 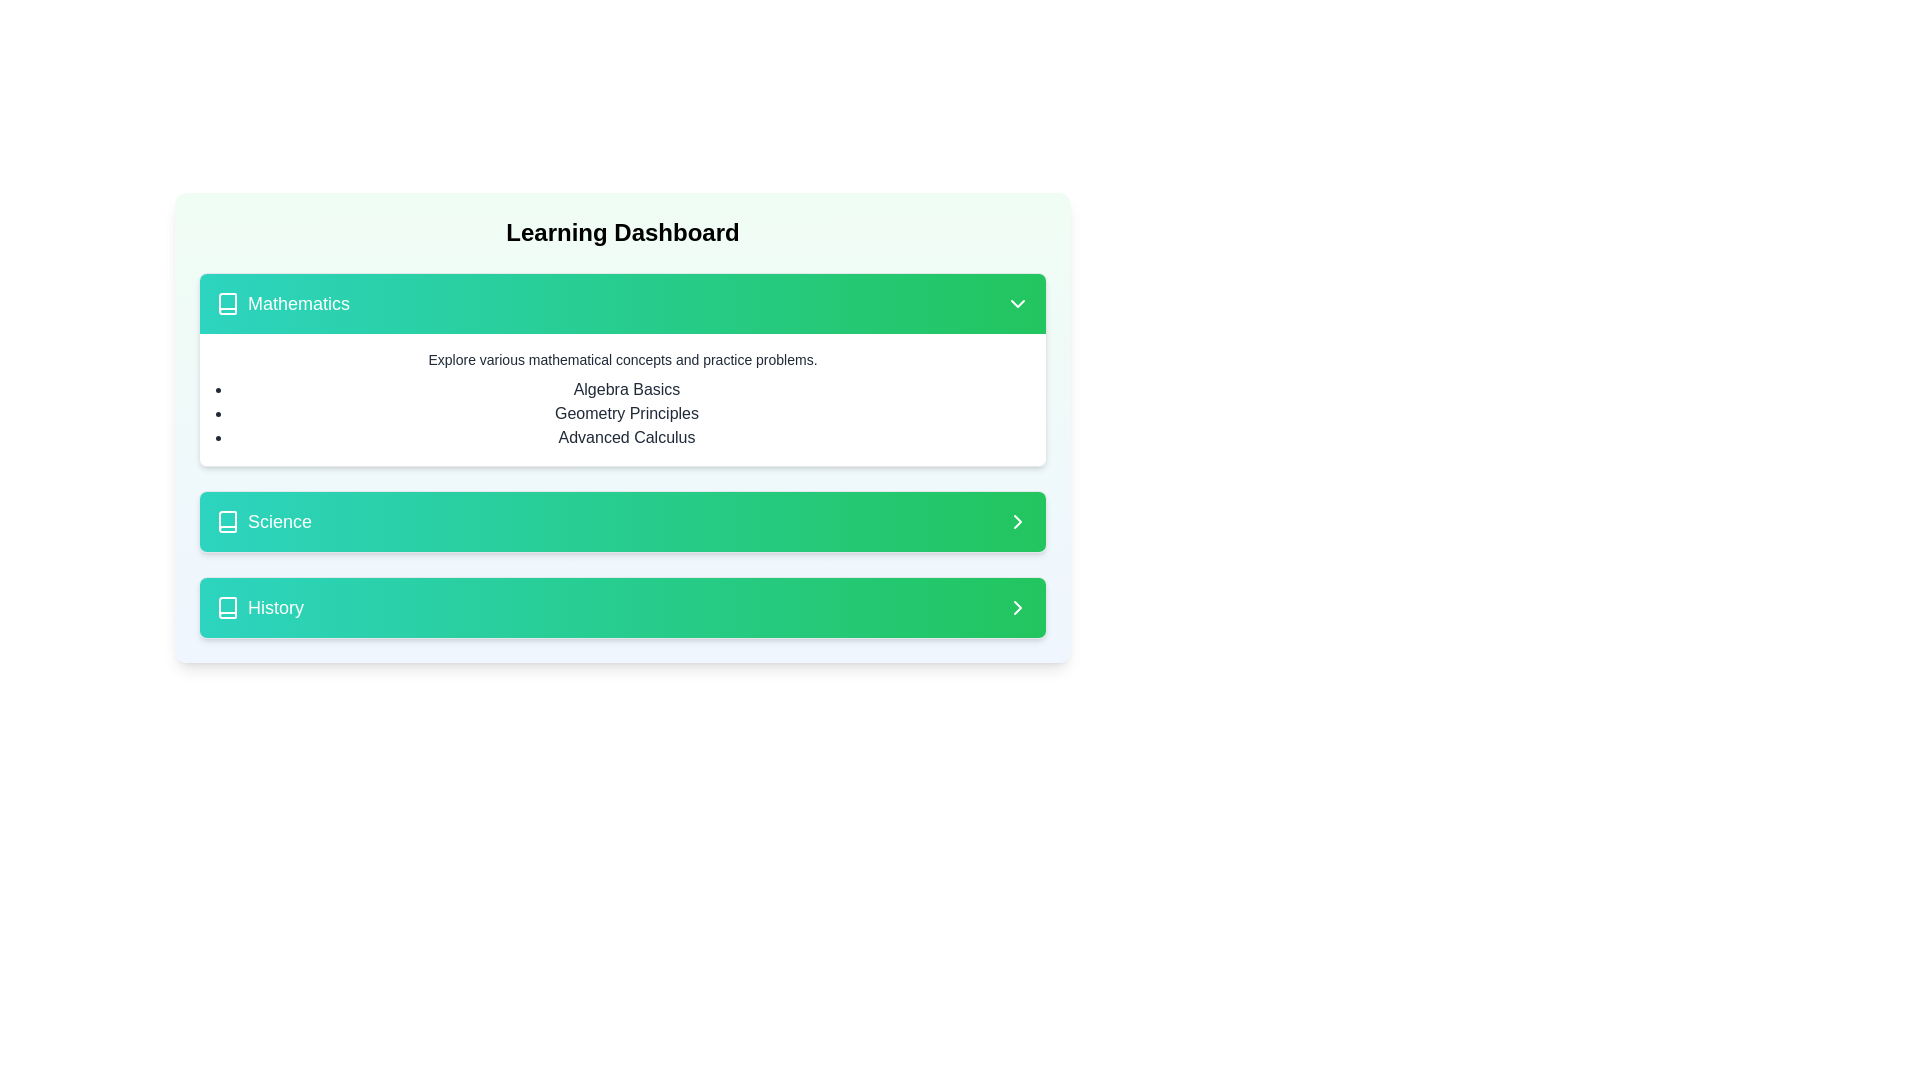 I want to click on the 'History' icon represented by a book icon, which is located to the left of the 'History' label within a green rectangular section, so click(x=227, y=607).